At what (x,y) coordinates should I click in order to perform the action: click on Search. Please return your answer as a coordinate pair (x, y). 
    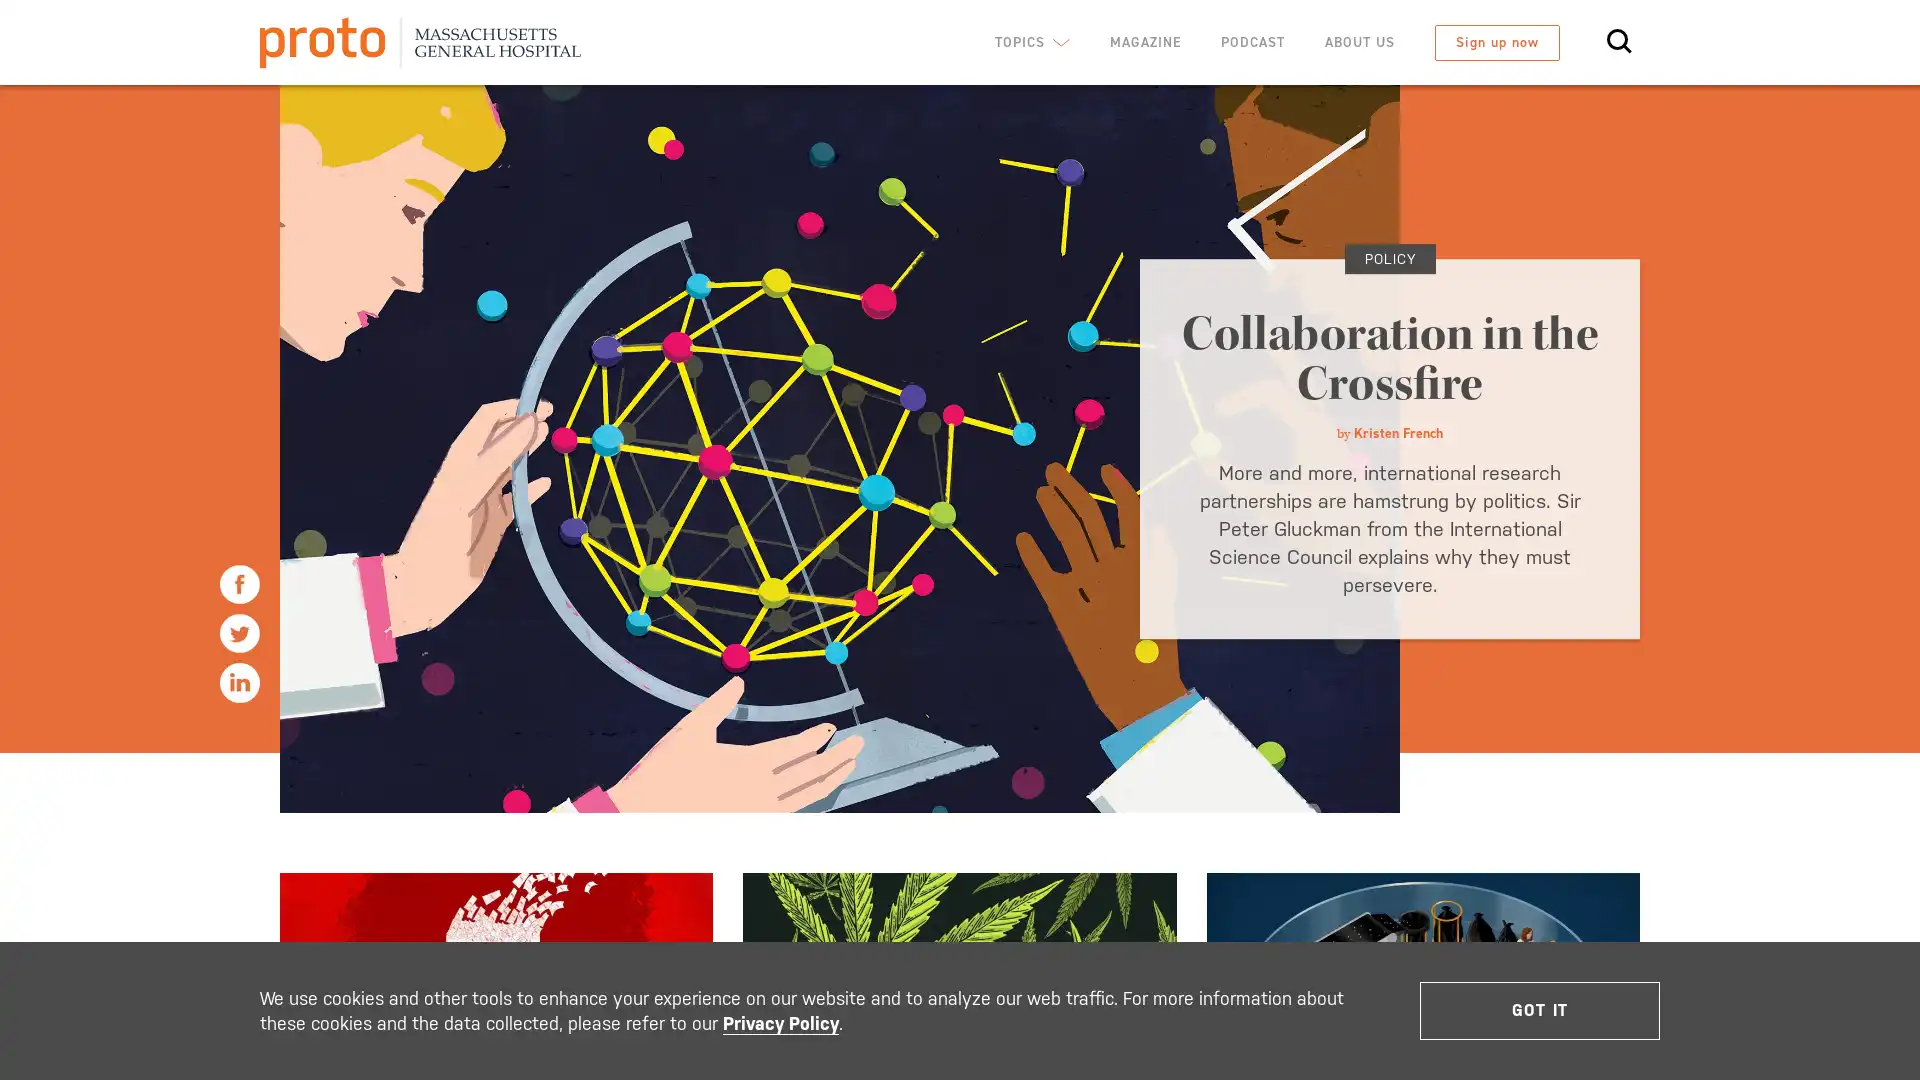
    Looking at the image, I should click on (1578, 163).